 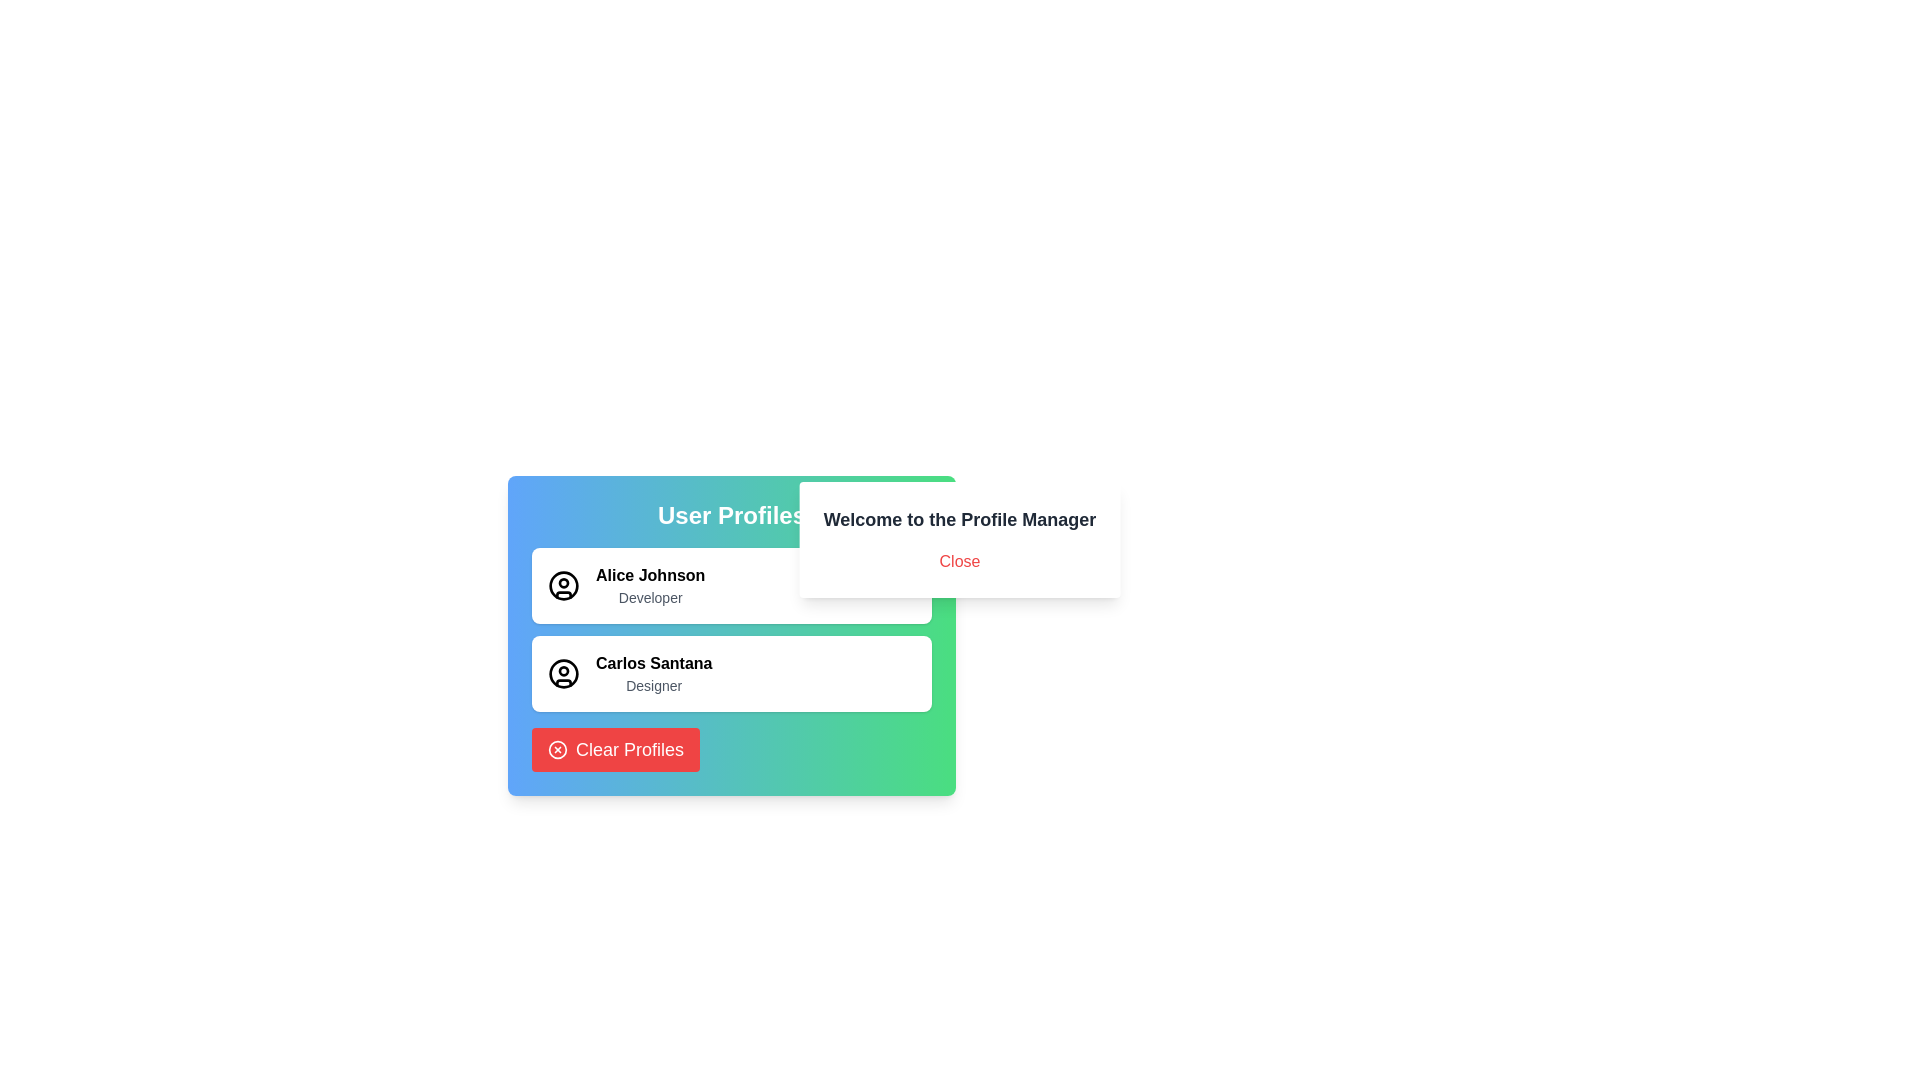 I want to click on the static text label displaying 'Alice Johnson', which is positioned at the top-left corner of the card layout above the 'Developer' subtitle, so click(x=650, y=575).